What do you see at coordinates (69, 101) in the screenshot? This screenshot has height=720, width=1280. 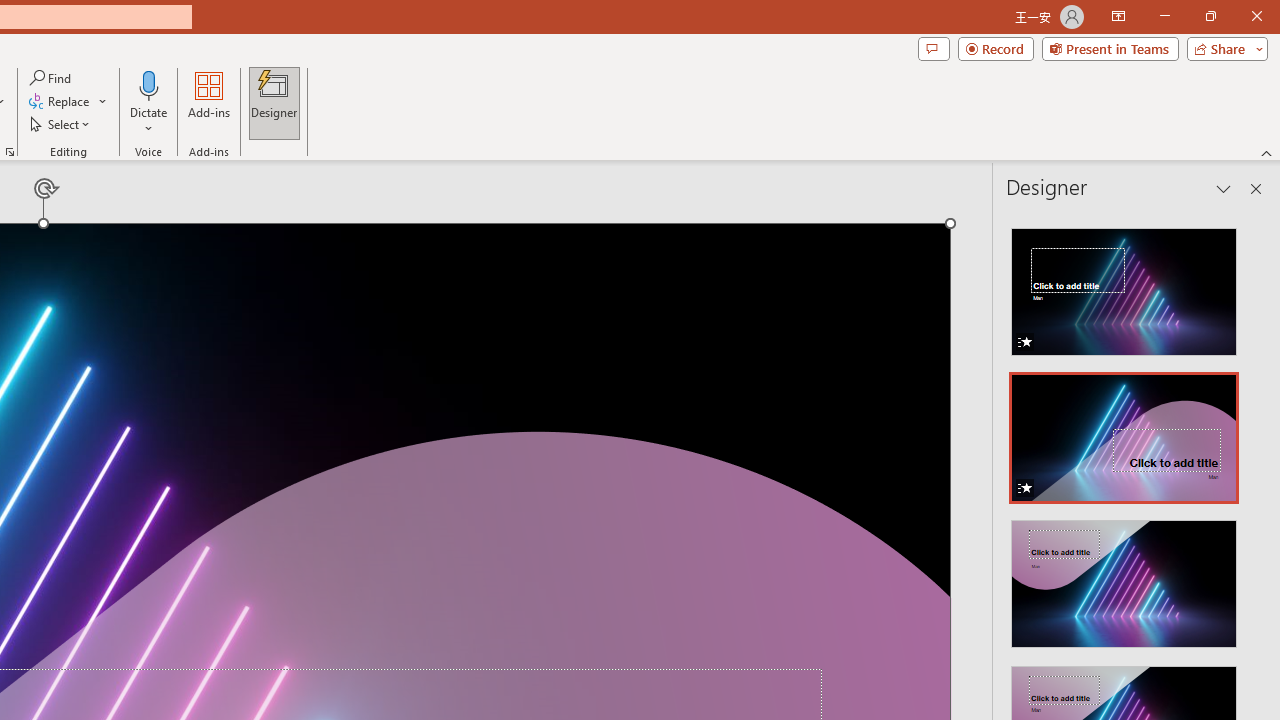 I see `'Replace...'` at bounding box center [69, 101].